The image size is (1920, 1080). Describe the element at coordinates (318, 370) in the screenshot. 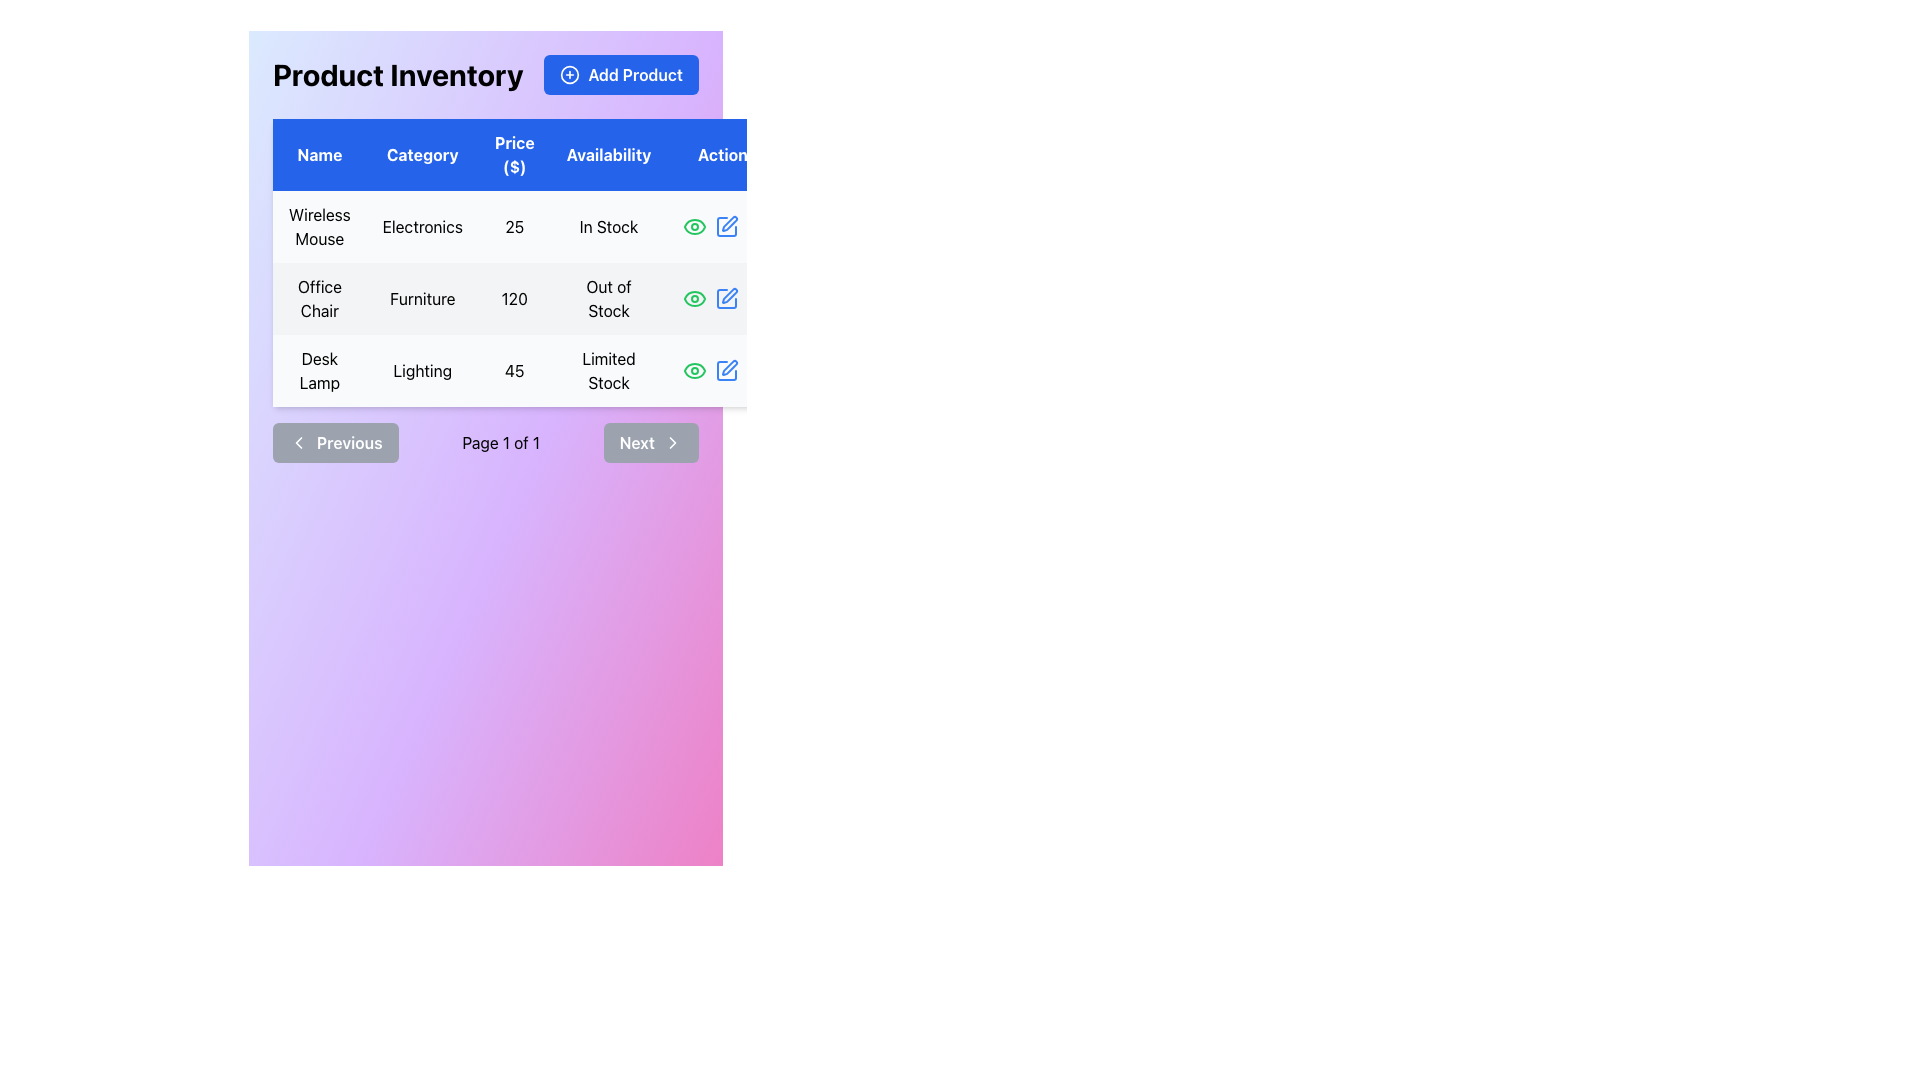

I see `text of the 'Desk Lamp' label located in the third row of the product table under the 'Name' column` at that location.